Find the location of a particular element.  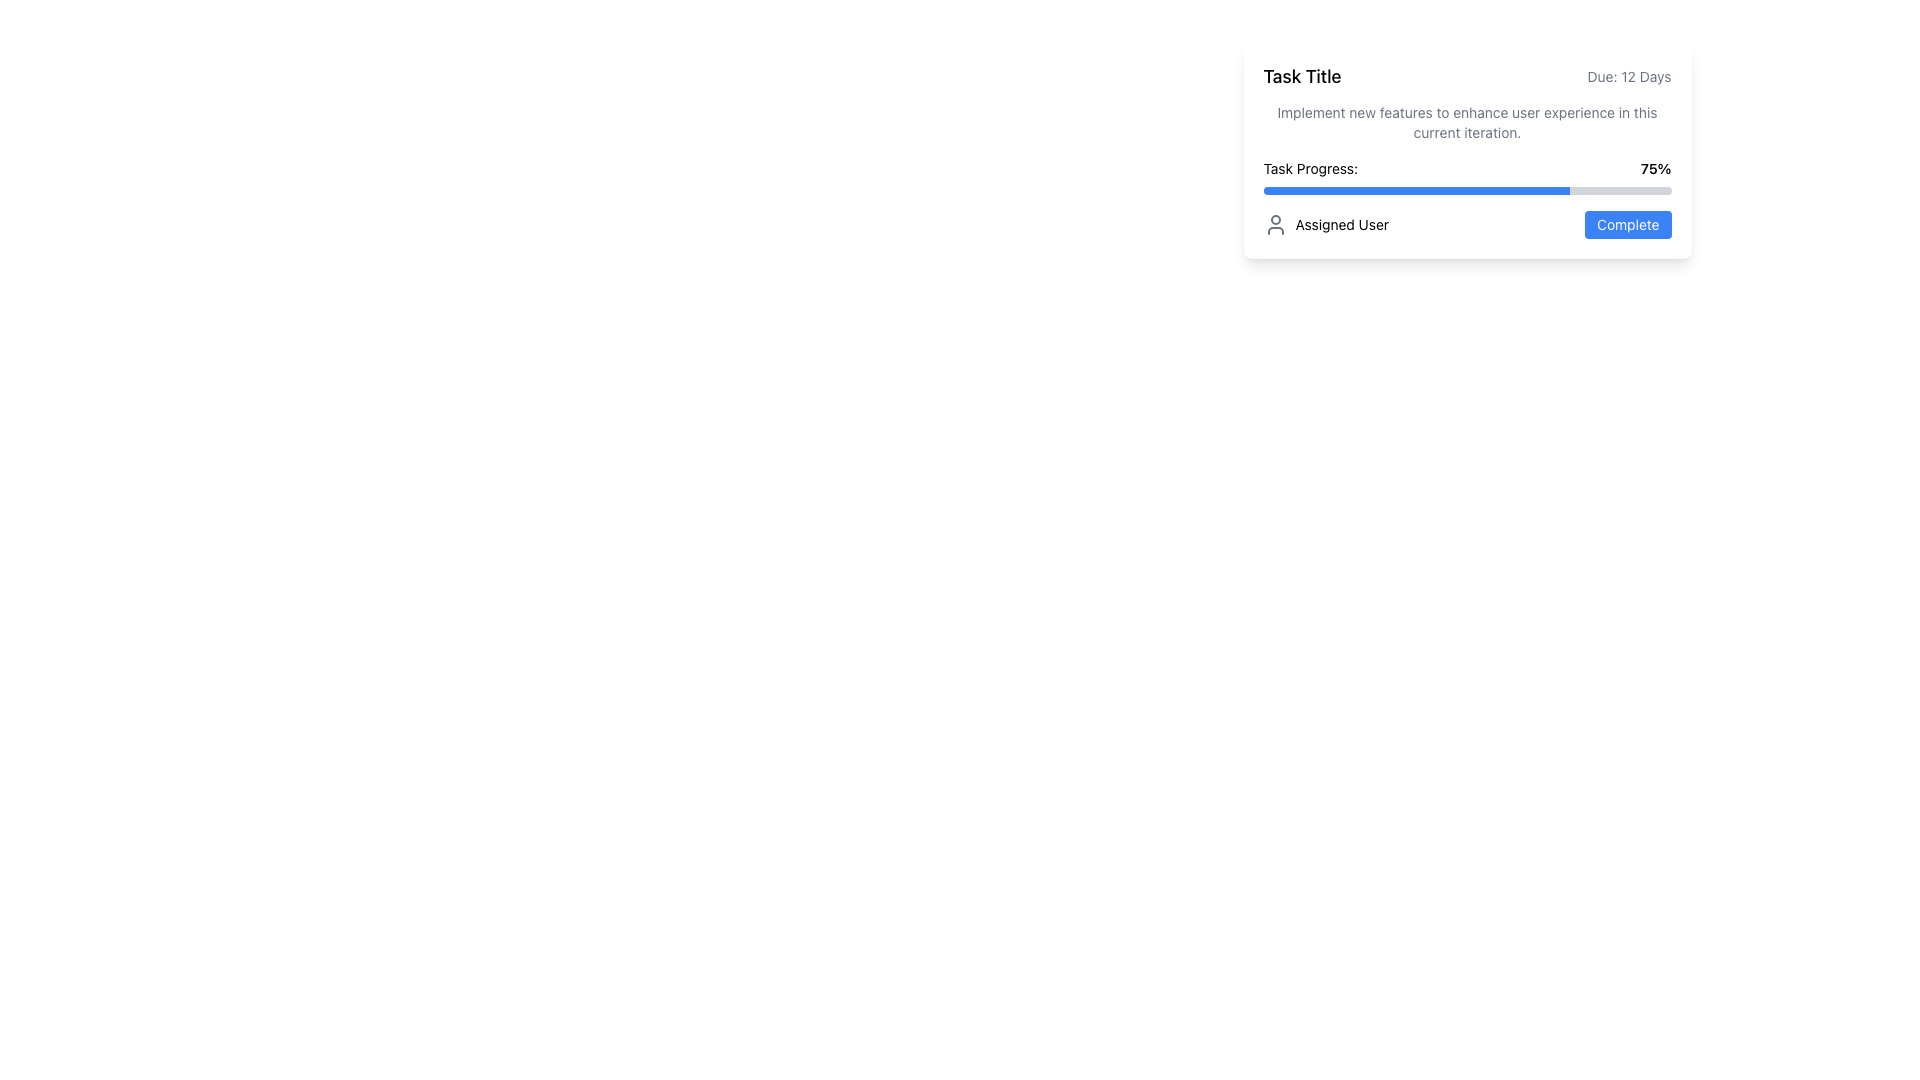

the progress bar indicating 75% completion beneath the 'Task Progress:' label is located at coordinates (1415, 191).